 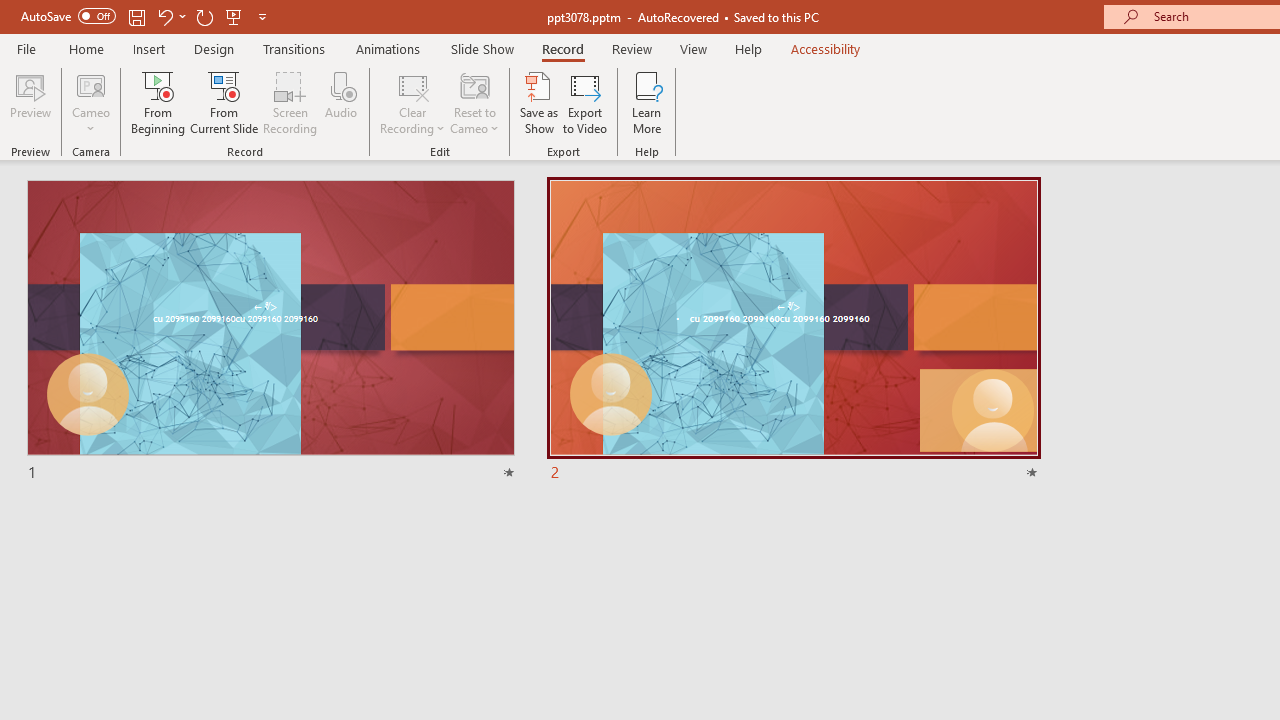 What do you see at coordinates (584, 103) in the screenshot?
I see `'Export to Video'` at bounding box center [584, 103].